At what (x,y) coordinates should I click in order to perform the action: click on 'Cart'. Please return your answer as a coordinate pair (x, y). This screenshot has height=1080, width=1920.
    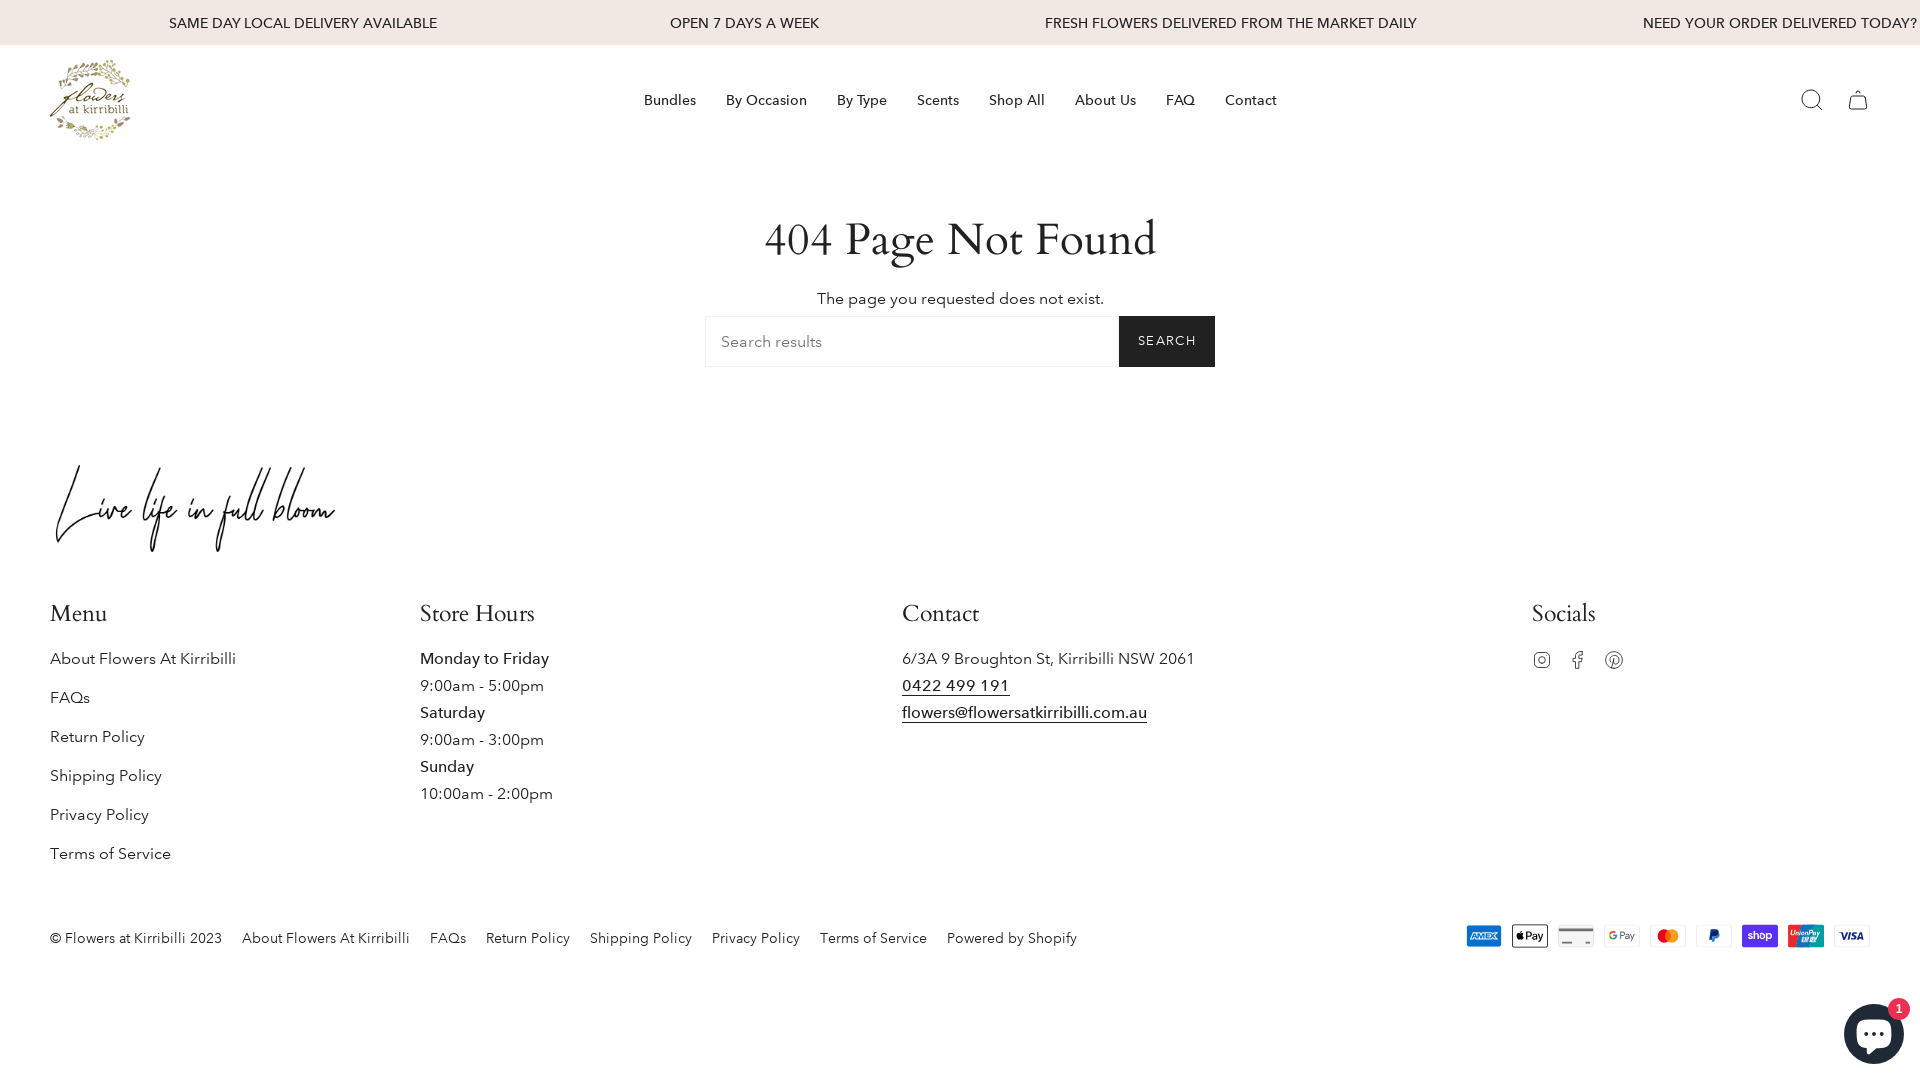
    Looking at the image, I should click on (1856, 100).